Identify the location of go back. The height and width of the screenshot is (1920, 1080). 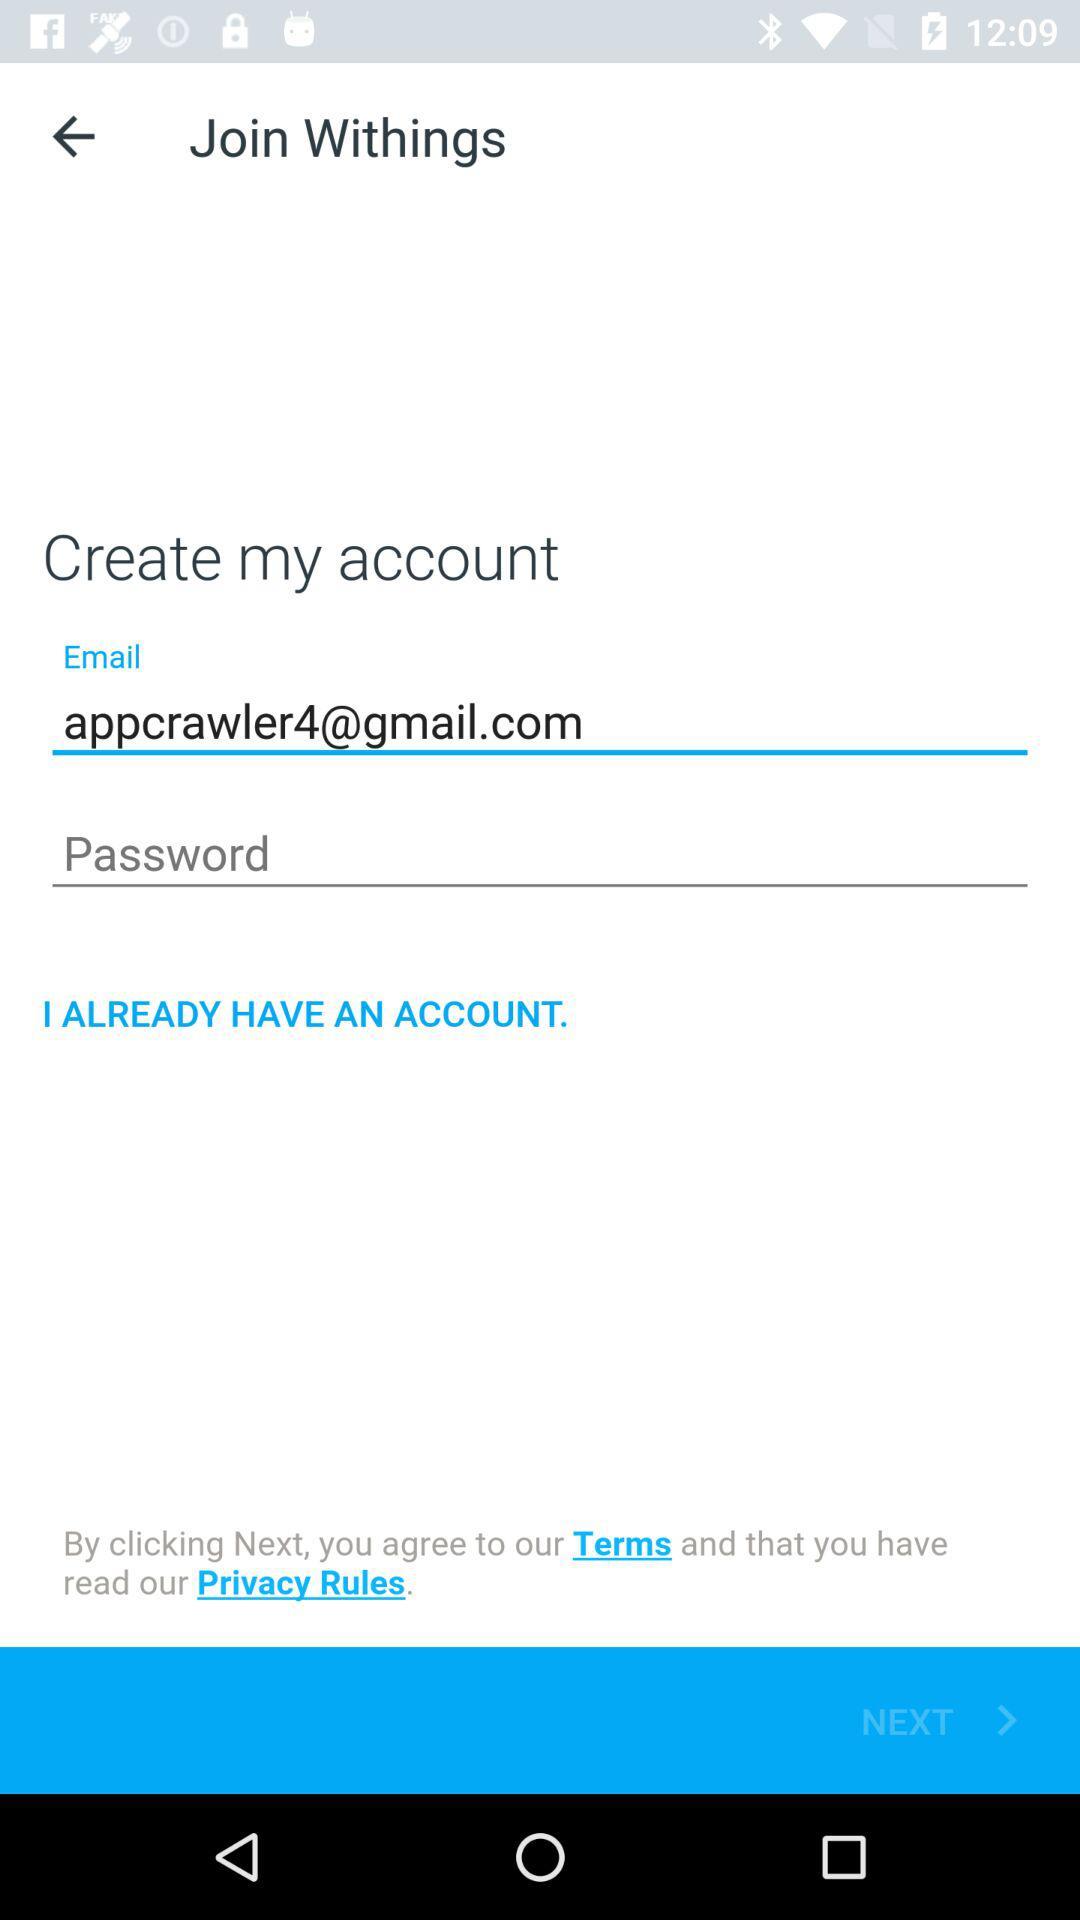
(72, 135).